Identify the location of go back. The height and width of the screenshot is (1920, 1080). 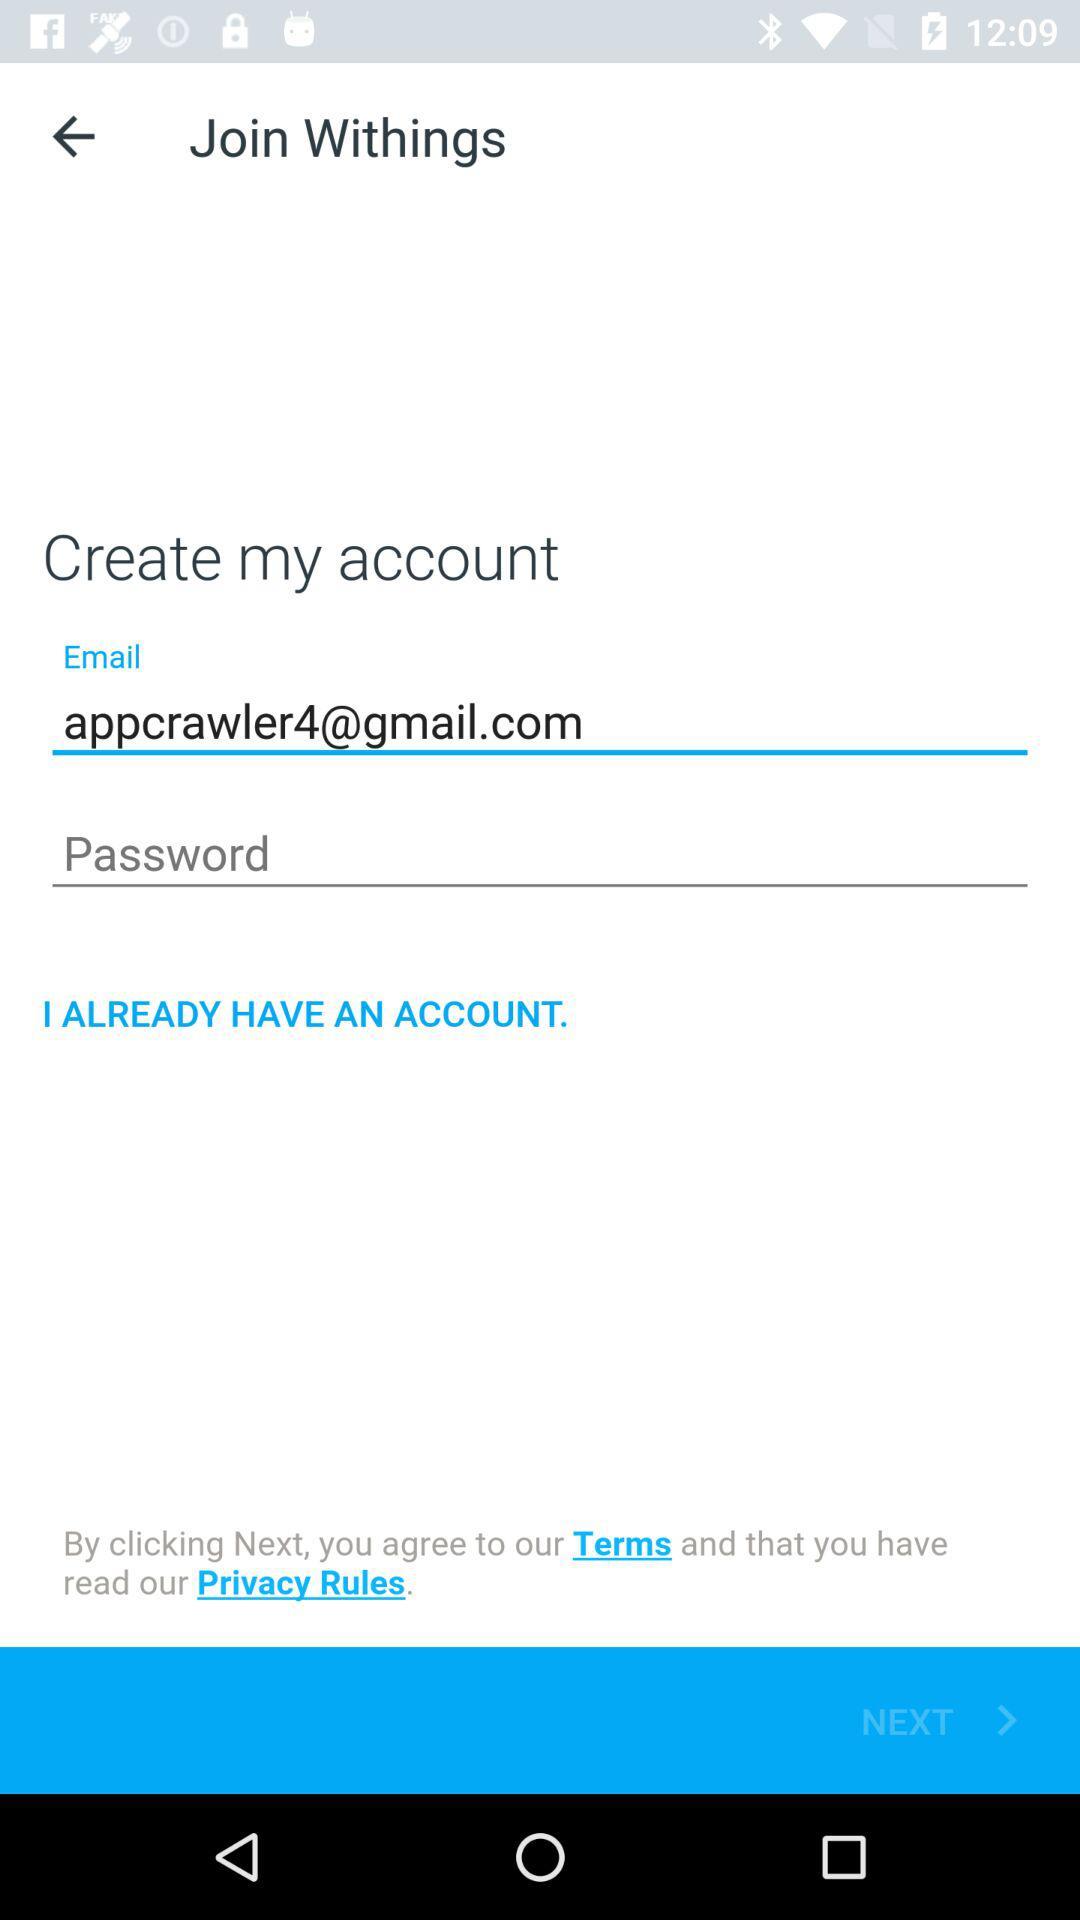
(72, 135).